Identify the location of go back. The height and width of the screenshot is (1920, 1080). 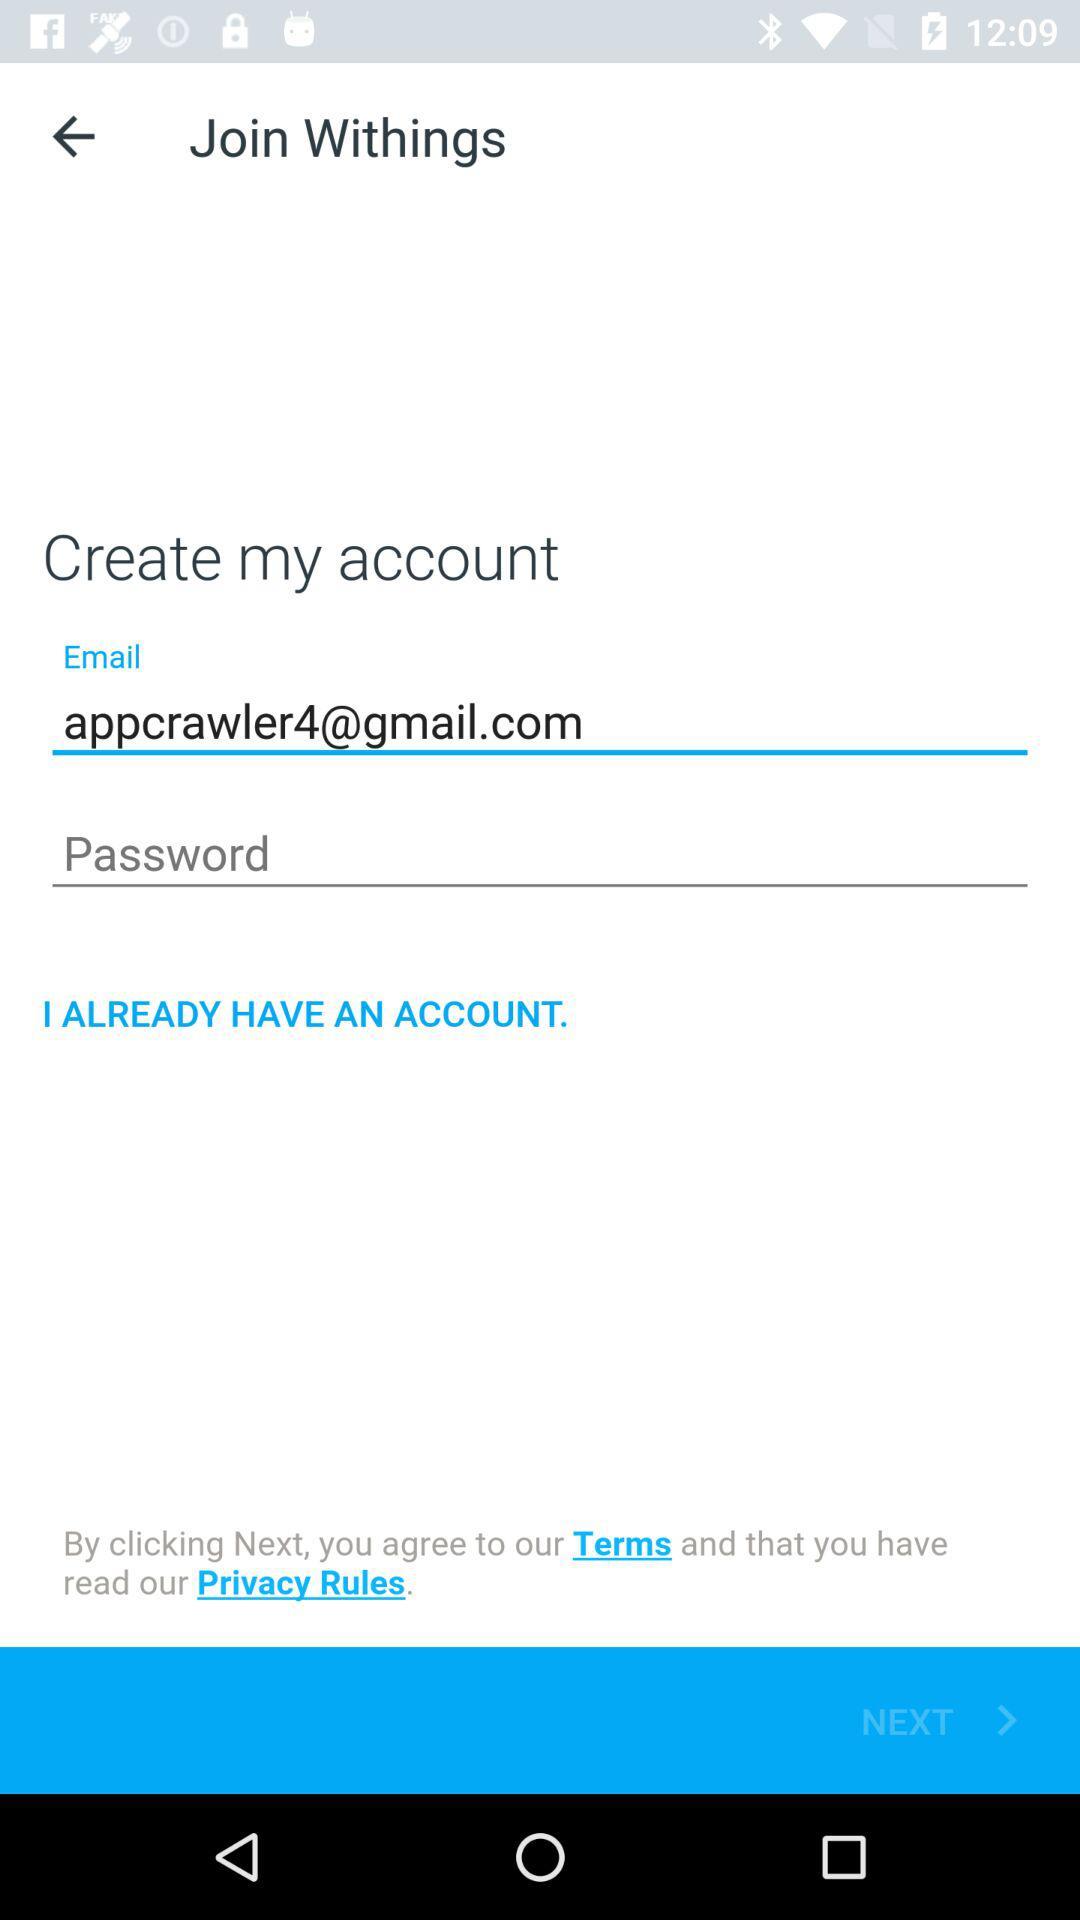
(72, 135).